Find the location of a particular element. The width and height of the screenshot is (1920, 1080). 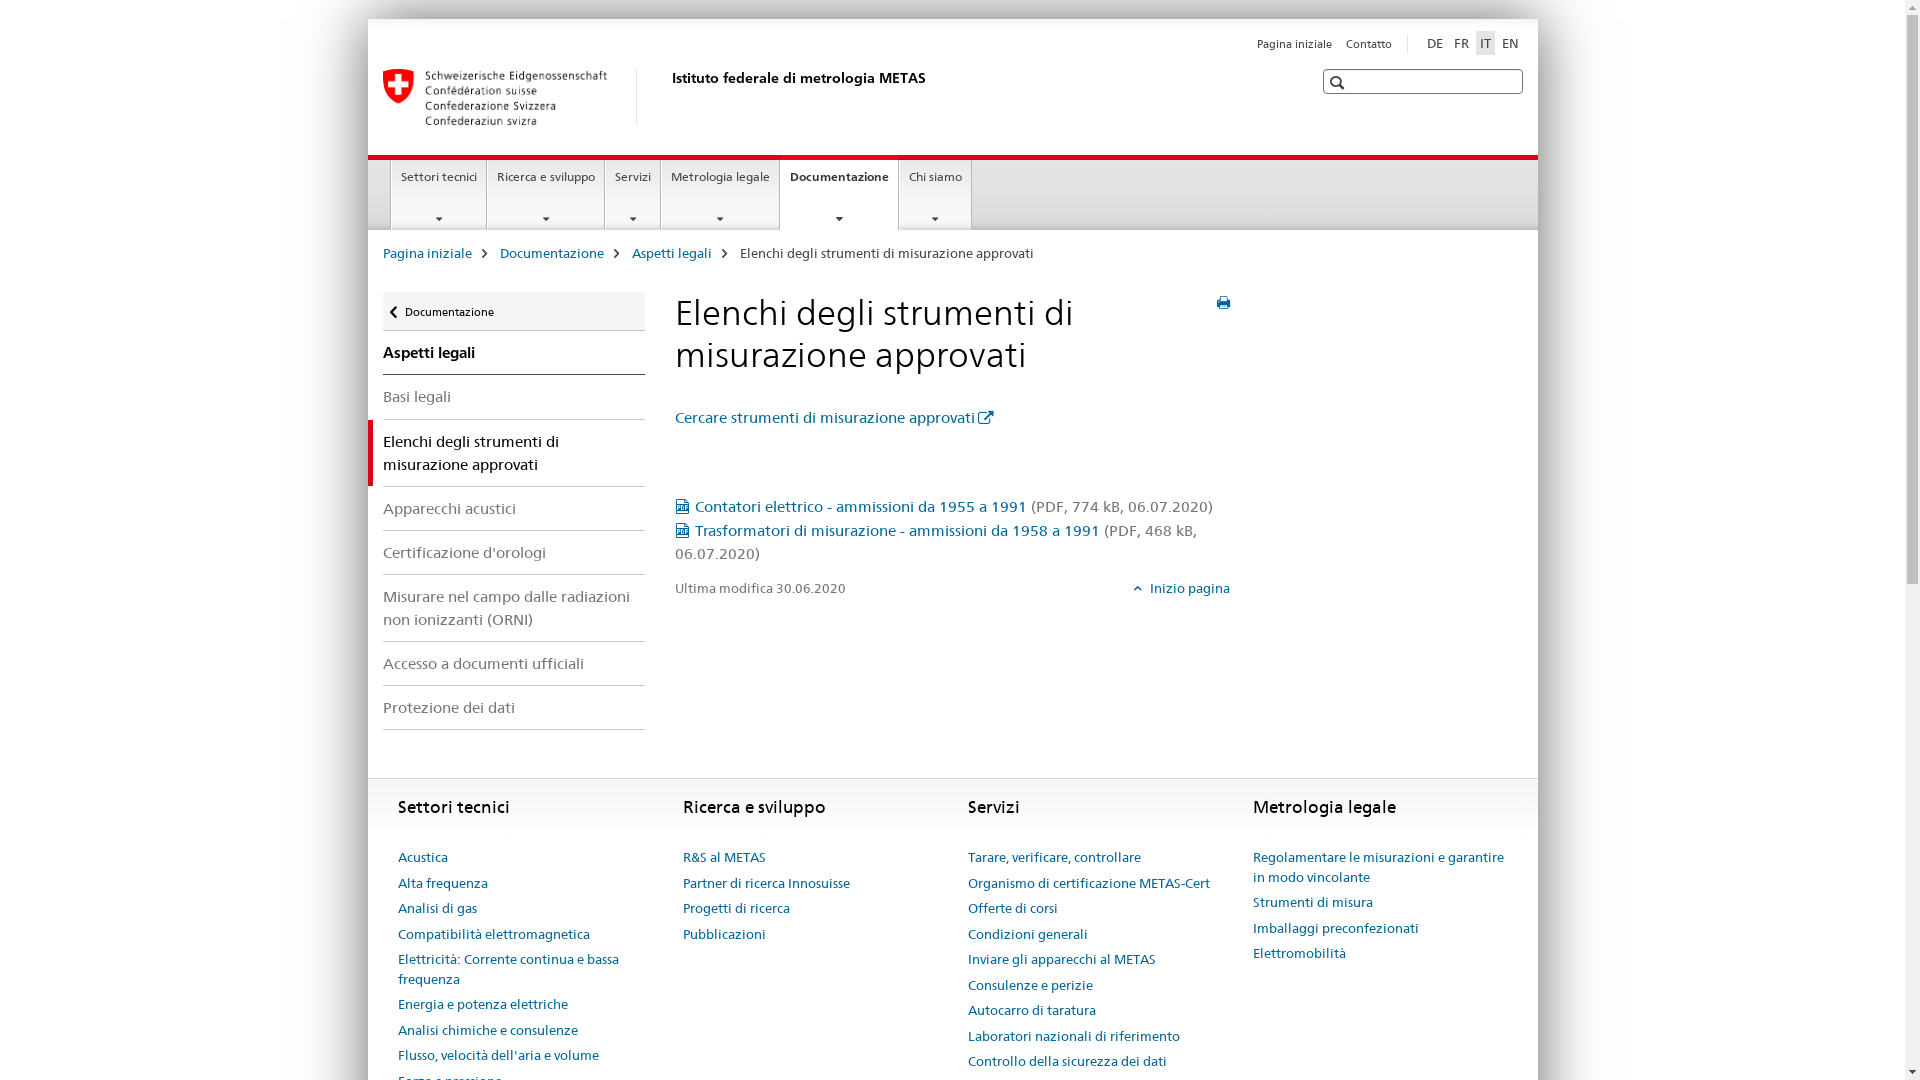

'Progetti di ricerca' is located at coordinates (734, 909).